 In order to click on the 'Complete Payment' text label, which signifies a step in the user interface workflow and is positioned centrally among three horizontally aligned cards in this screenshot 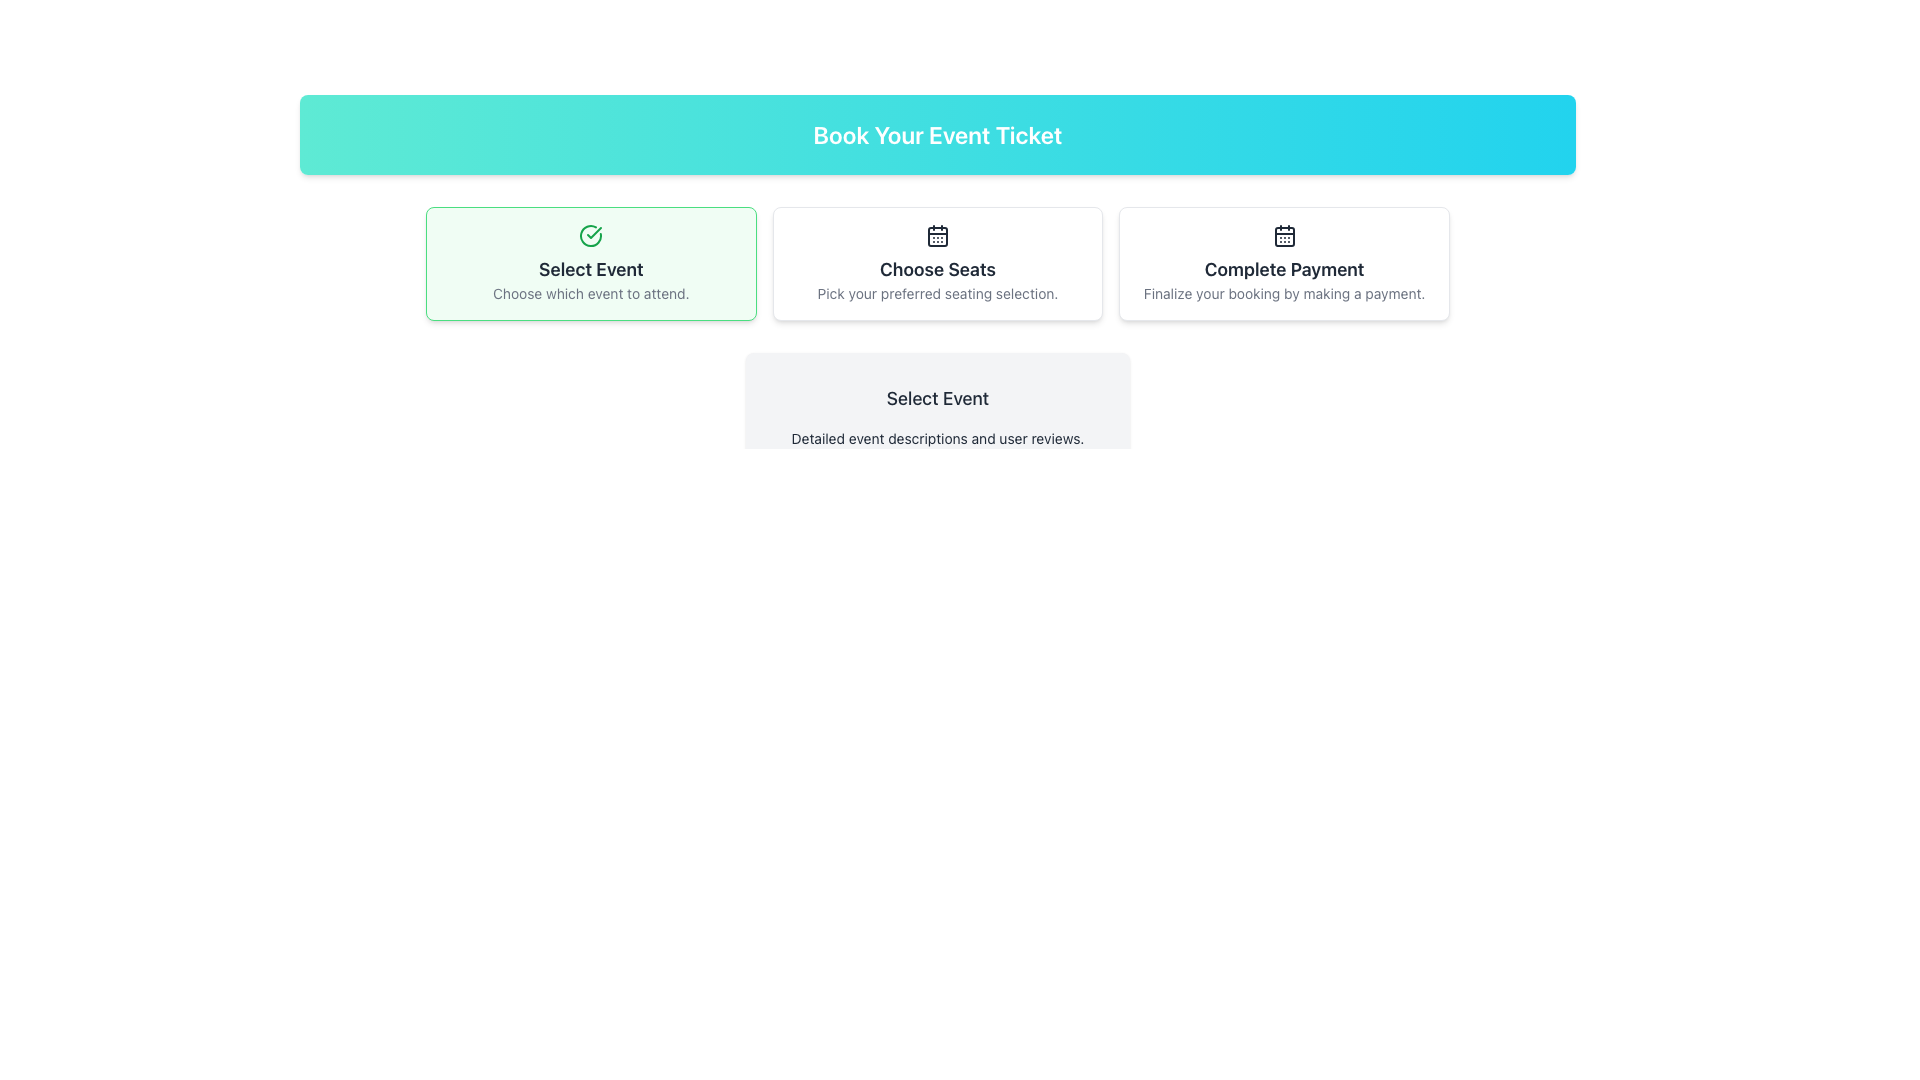, I will do `click(1284, 270)`.